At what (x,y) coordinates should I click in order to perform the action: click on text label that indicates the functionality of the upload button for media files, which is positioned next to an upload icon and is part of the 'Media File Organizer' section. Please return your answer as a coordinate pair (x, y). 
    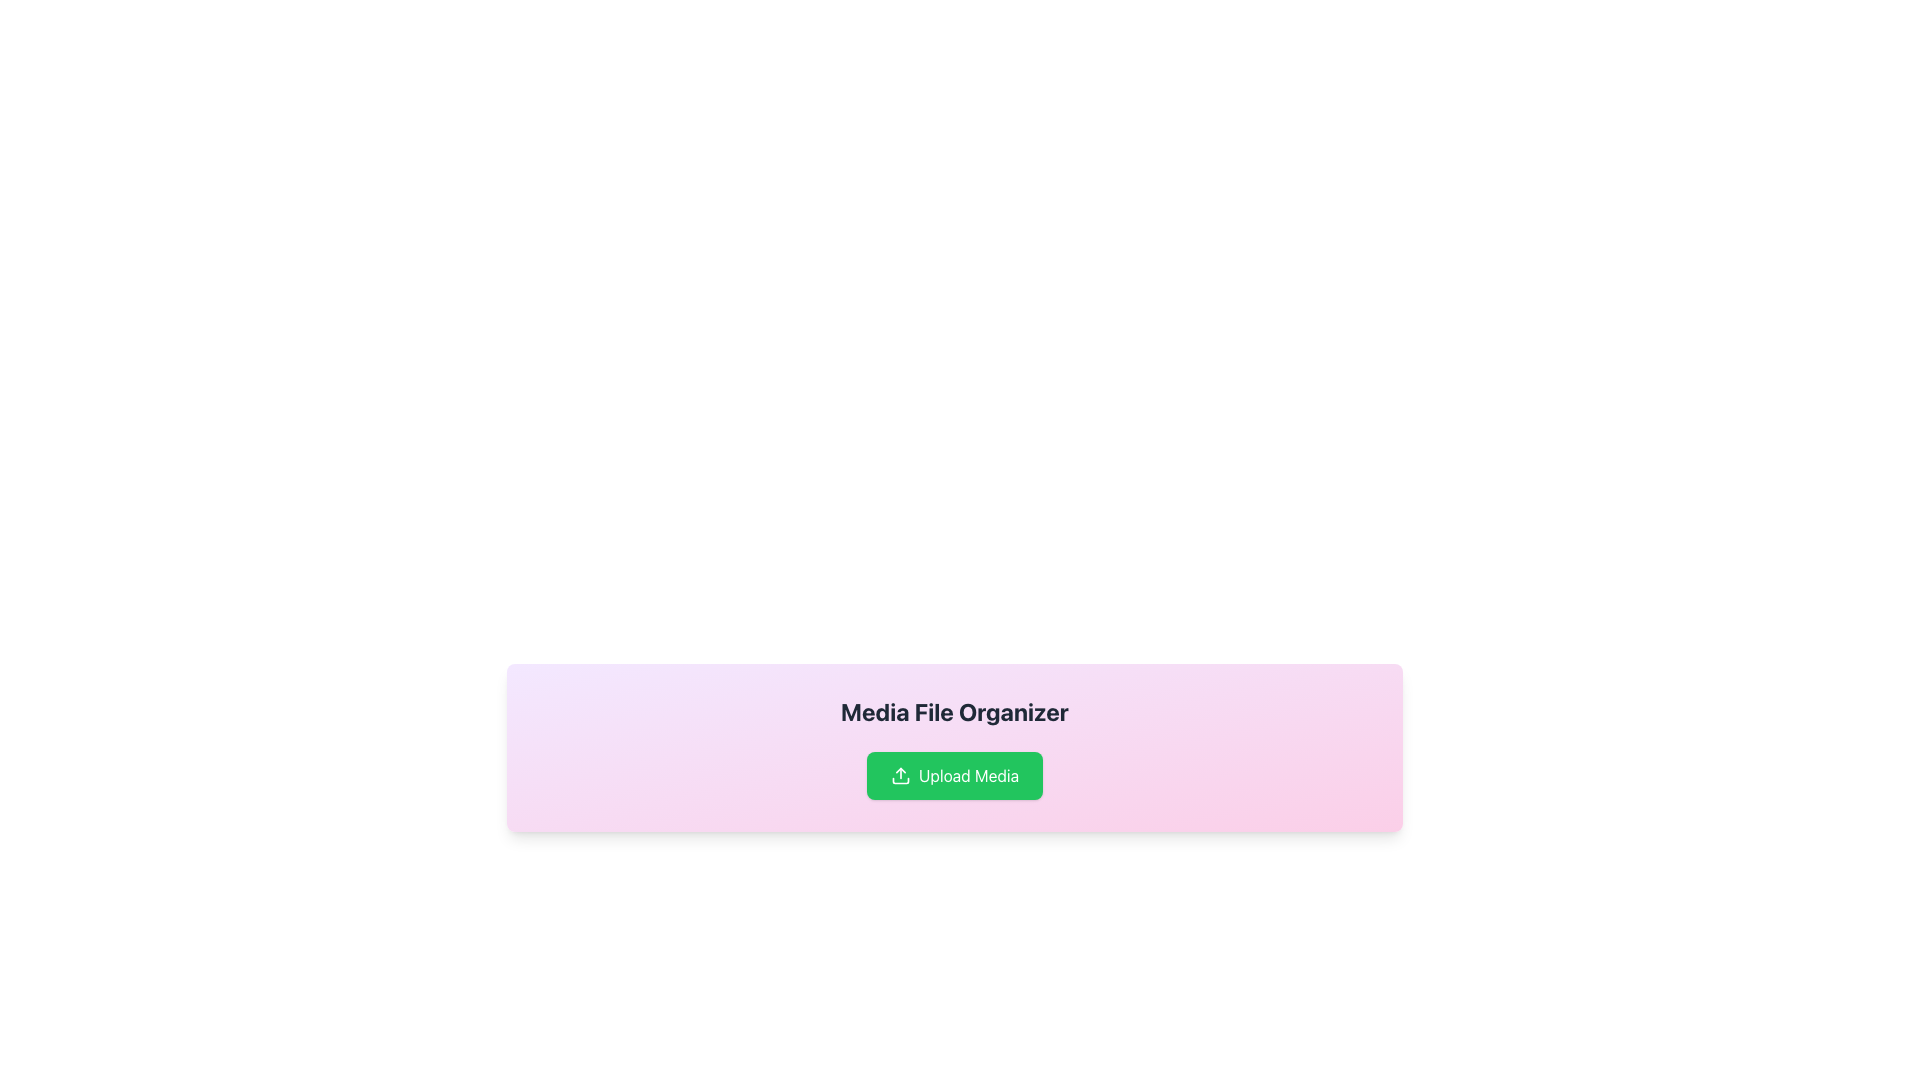
    Looking at the image, I should click on (969, 774).